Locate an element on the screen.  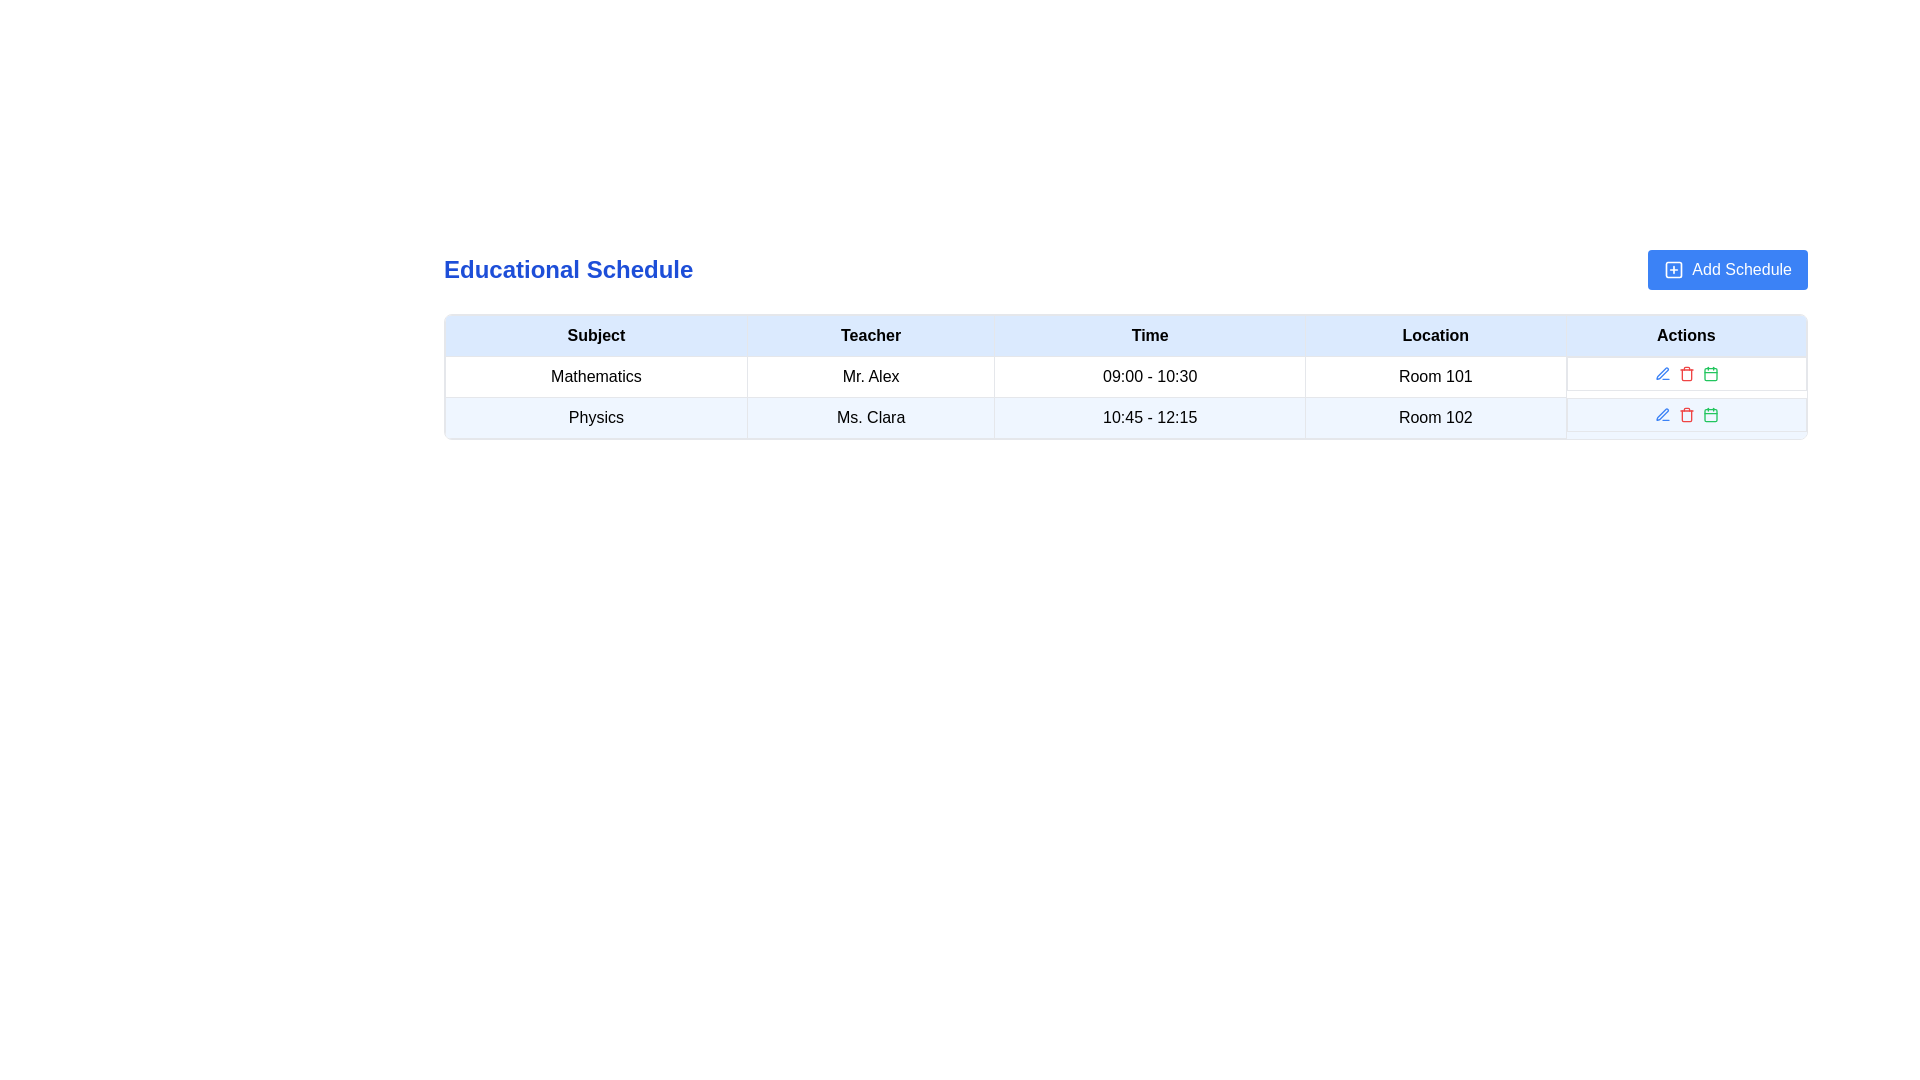
the non-interactive text label displaying the scheduled time for the 'Mathematics' subject taught by 'Mr. Alex', located in the third column of the first data row in the table is located at coordinates (1150, 377).